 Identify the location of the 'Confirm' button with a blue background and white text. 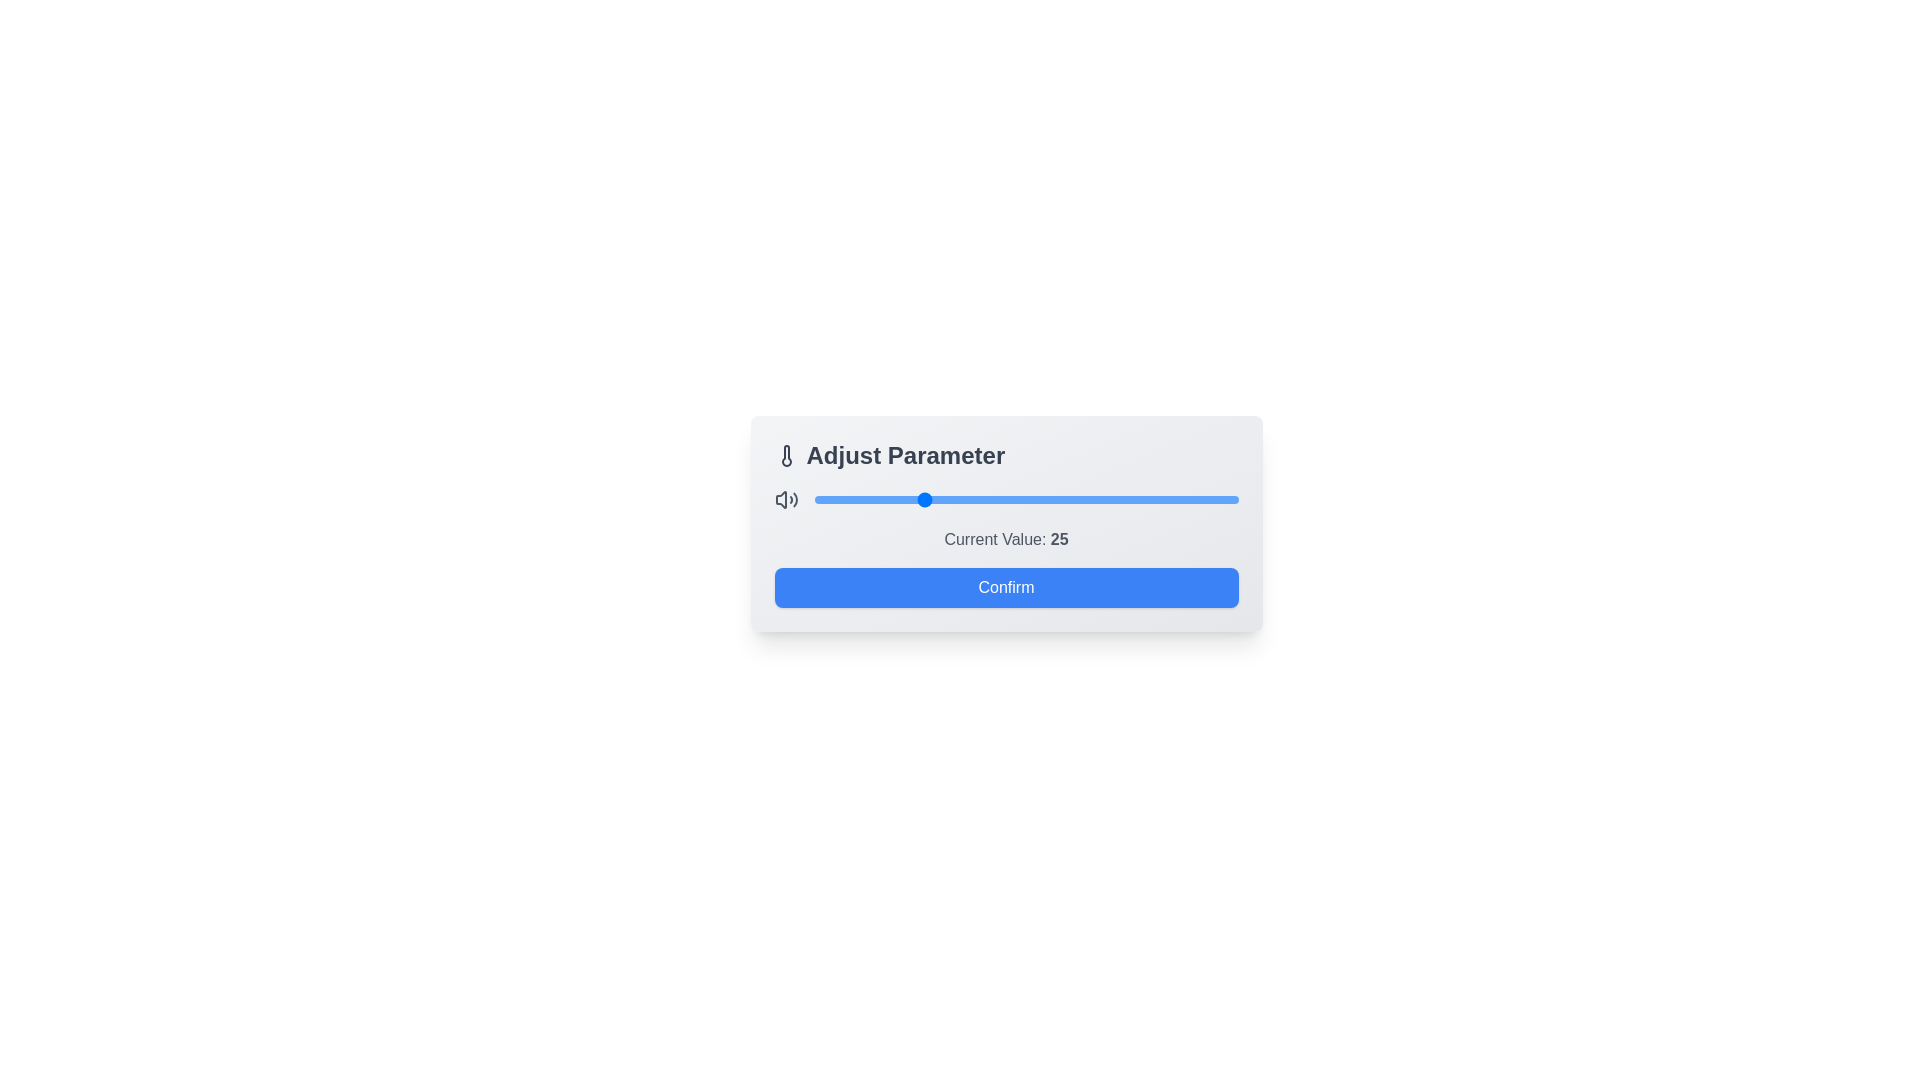
(1006, 586).